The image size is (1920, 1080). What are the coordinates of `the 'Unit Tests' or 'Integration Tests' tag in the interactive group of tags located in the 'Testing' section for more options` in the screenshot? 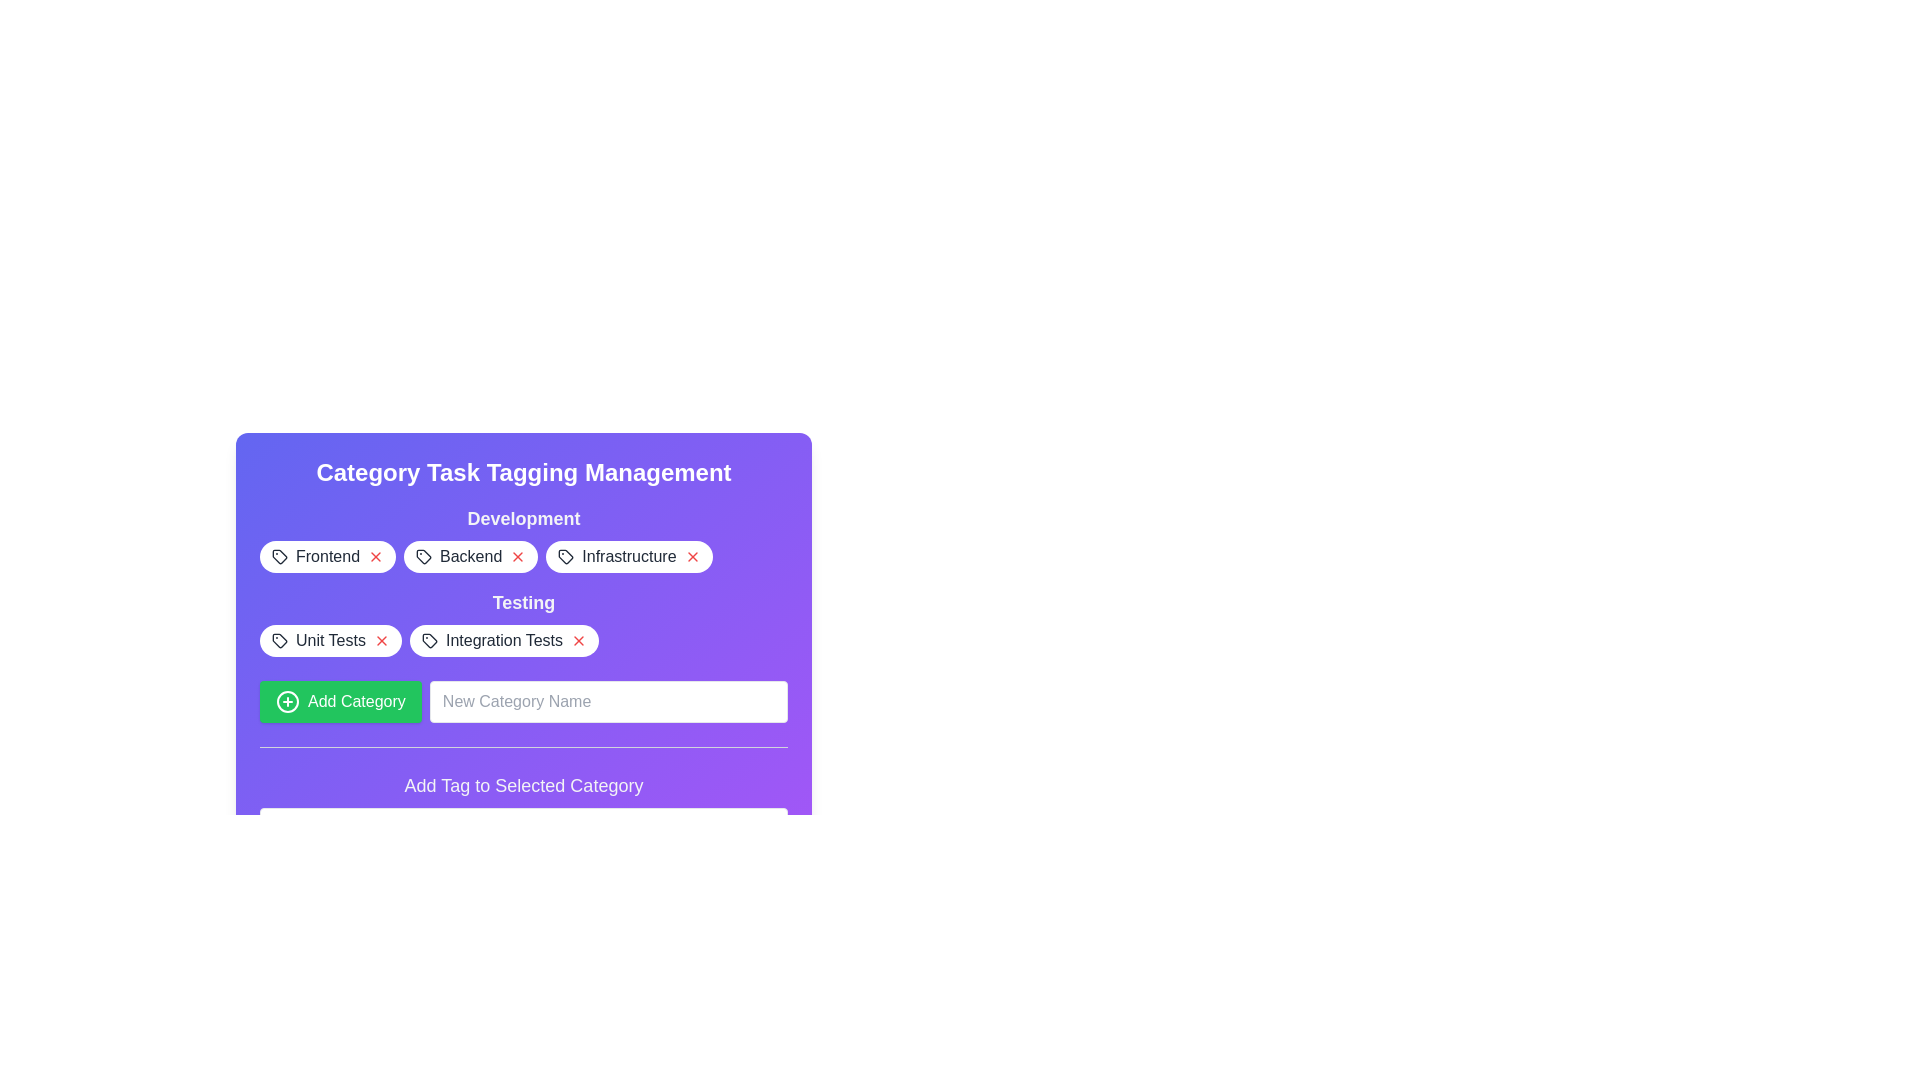 It's located at (523, 640).